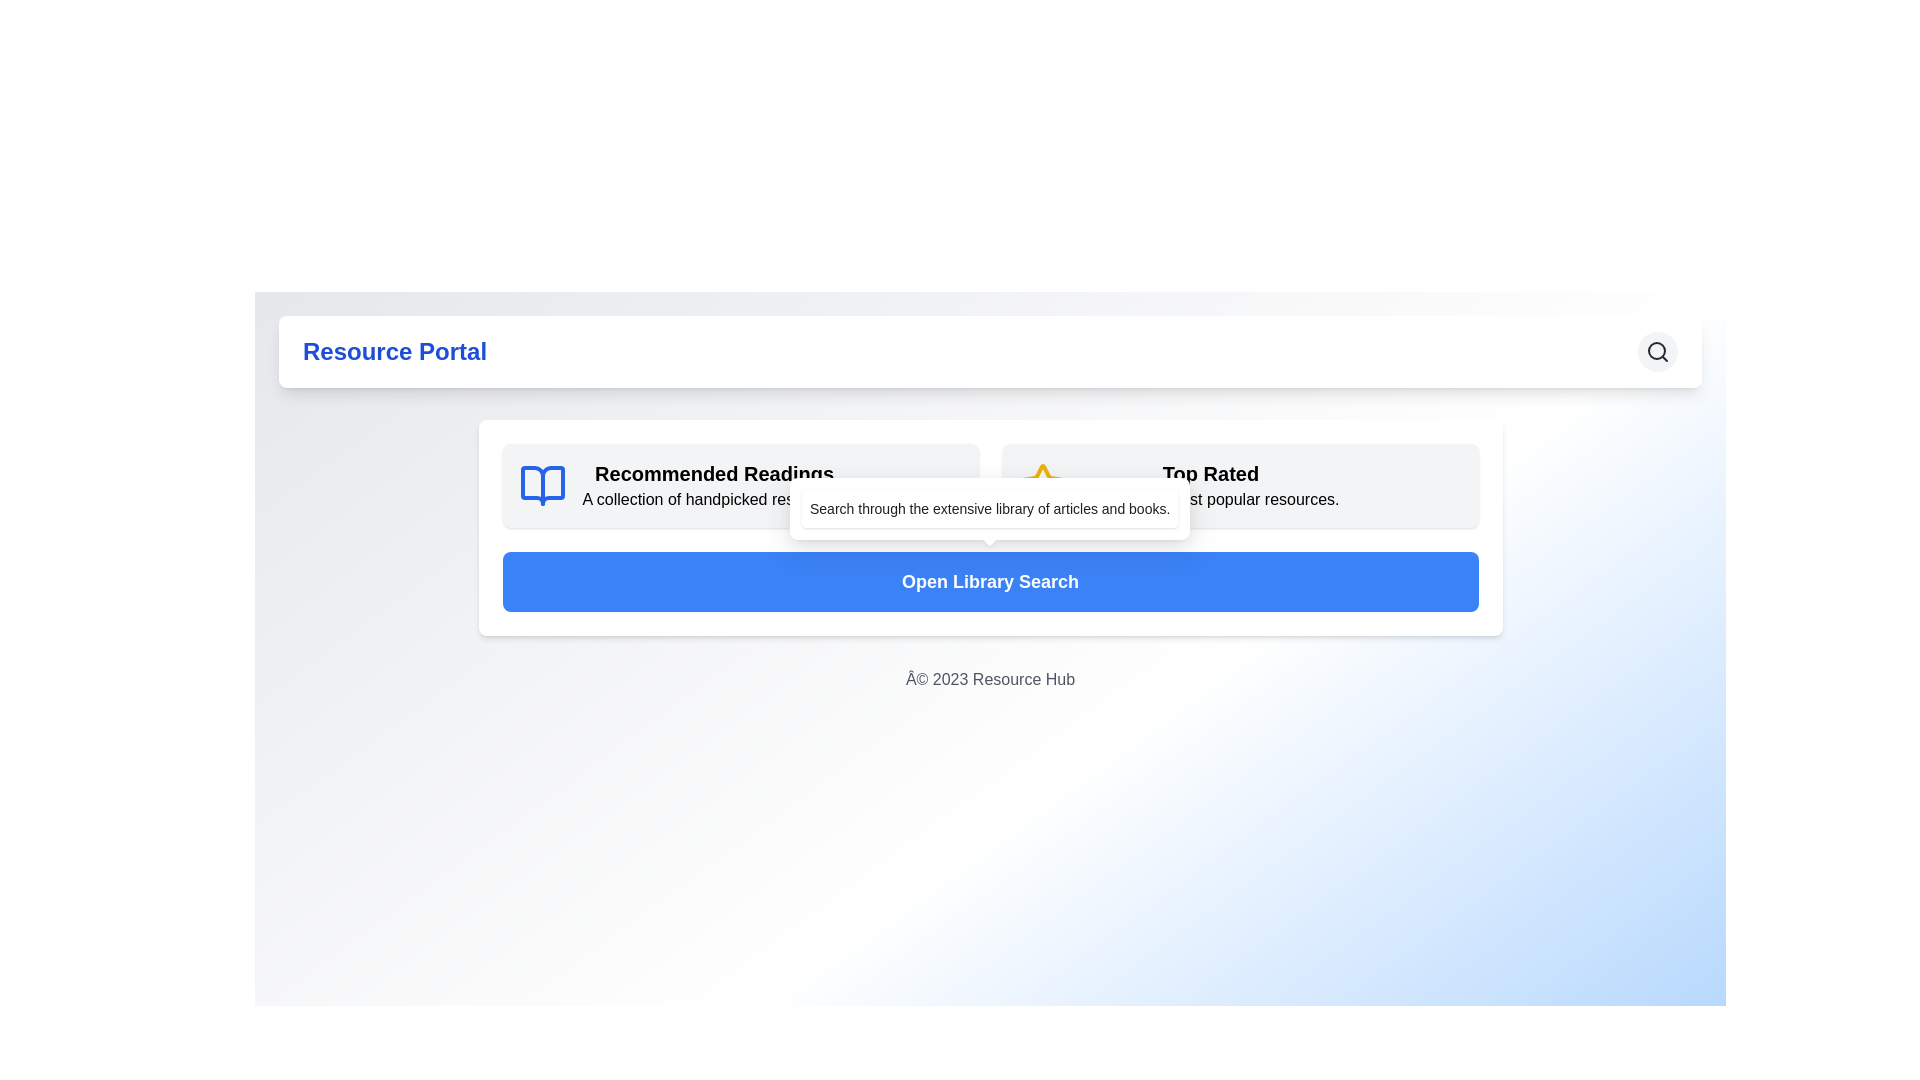  What do you see at coordinates (1657, 350) in the screenshot?
I see `the magnifying glass icon button located in the top-right corner of the interface` at bounding box center [1657, 350].